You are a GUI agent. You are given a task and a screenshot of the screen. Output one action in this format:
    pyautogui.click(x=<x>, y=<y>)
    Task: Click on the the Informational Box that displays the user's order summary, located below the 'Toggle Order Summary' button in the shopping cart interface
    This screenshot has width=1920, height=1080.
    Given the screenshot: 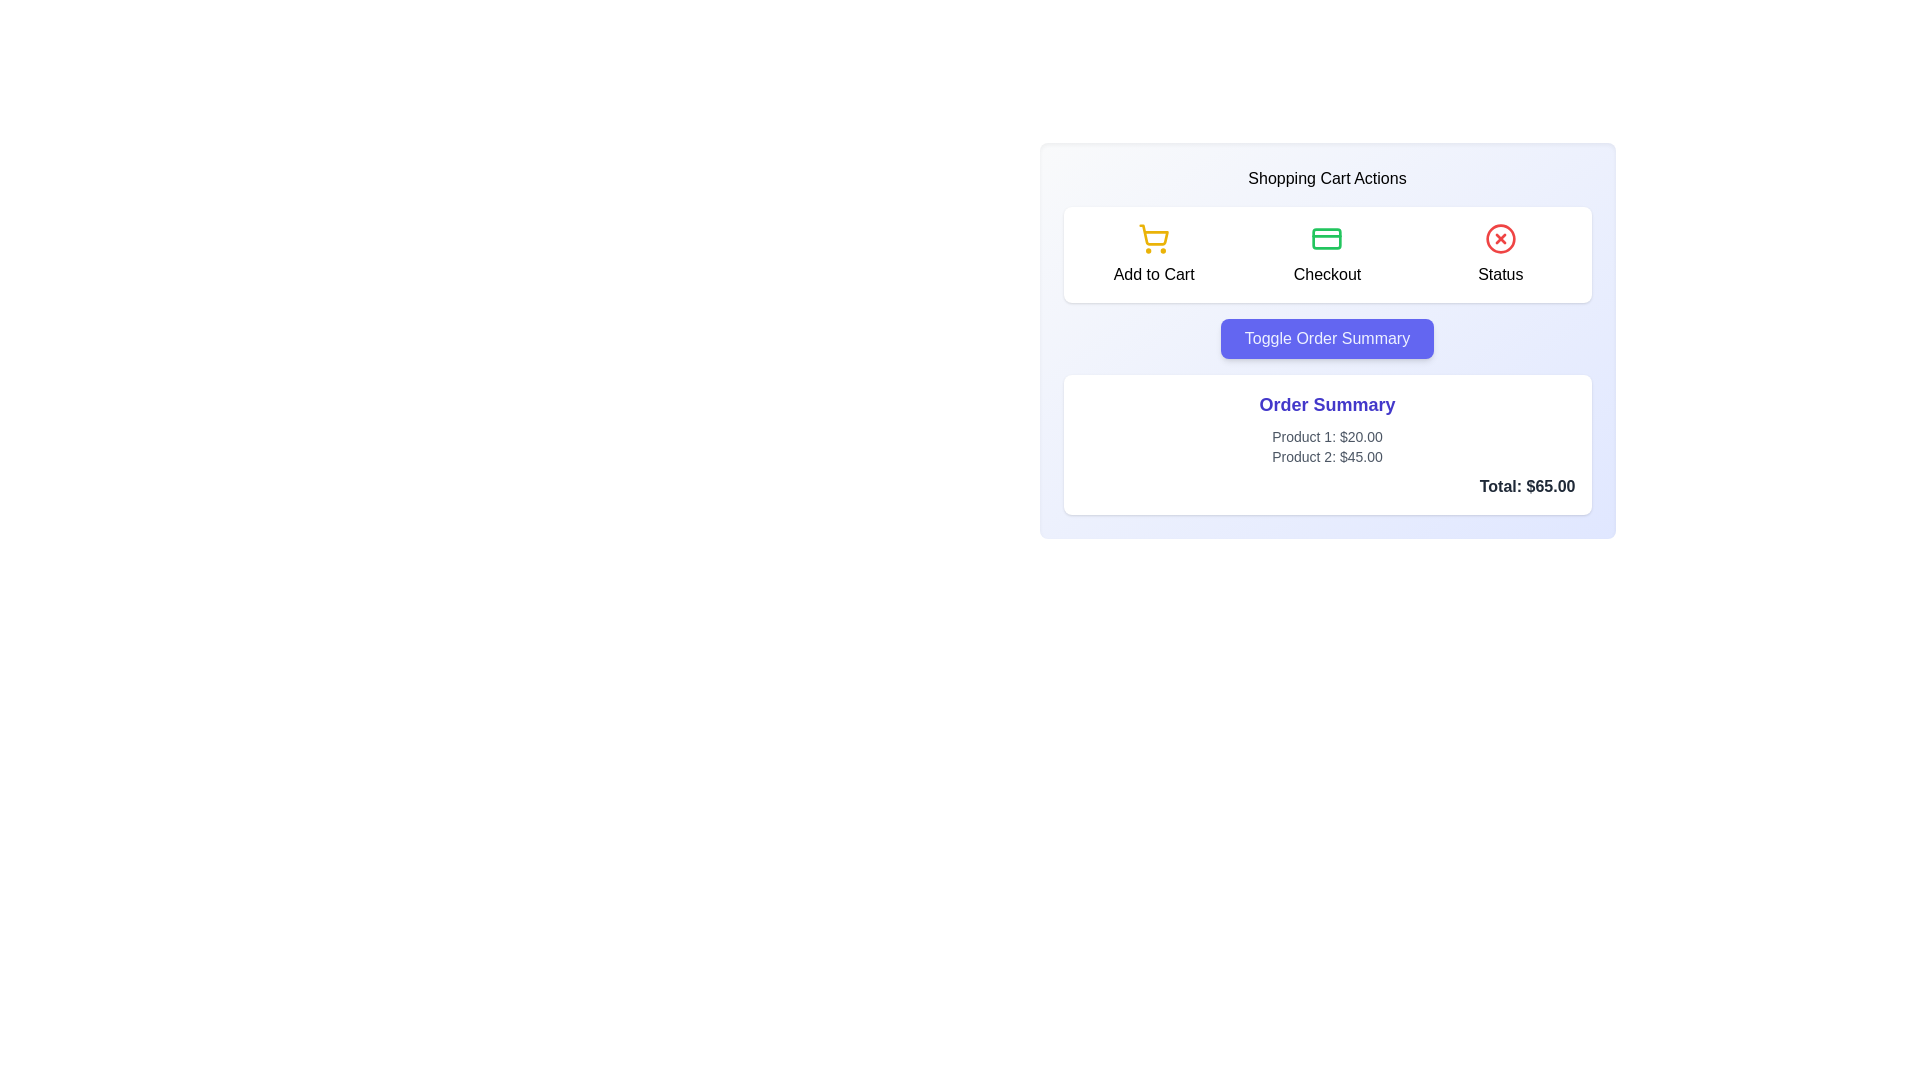 What is the action you would take?
    pyautogui.click(x=1327, y=443)
    